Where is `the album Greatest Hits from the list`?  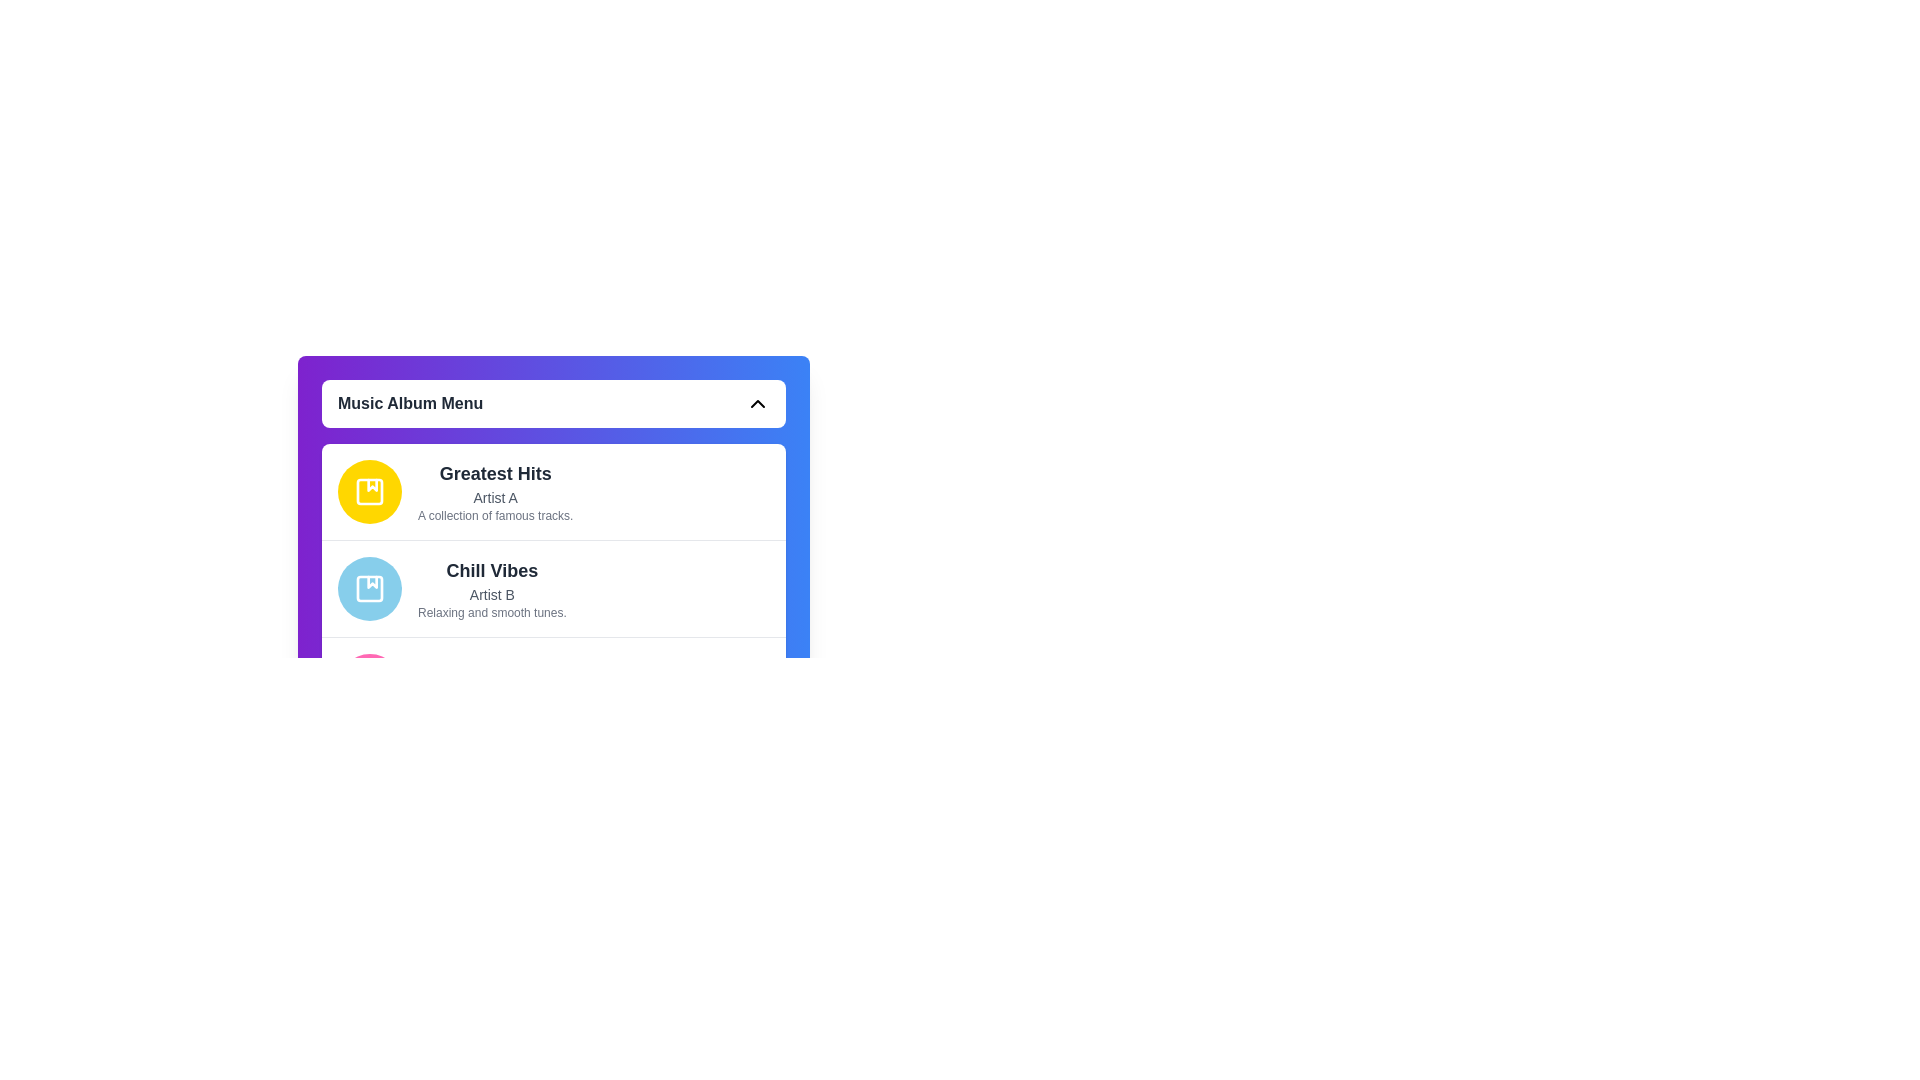
the album Greatest Hits from the list is located at coordinates (553, 492).